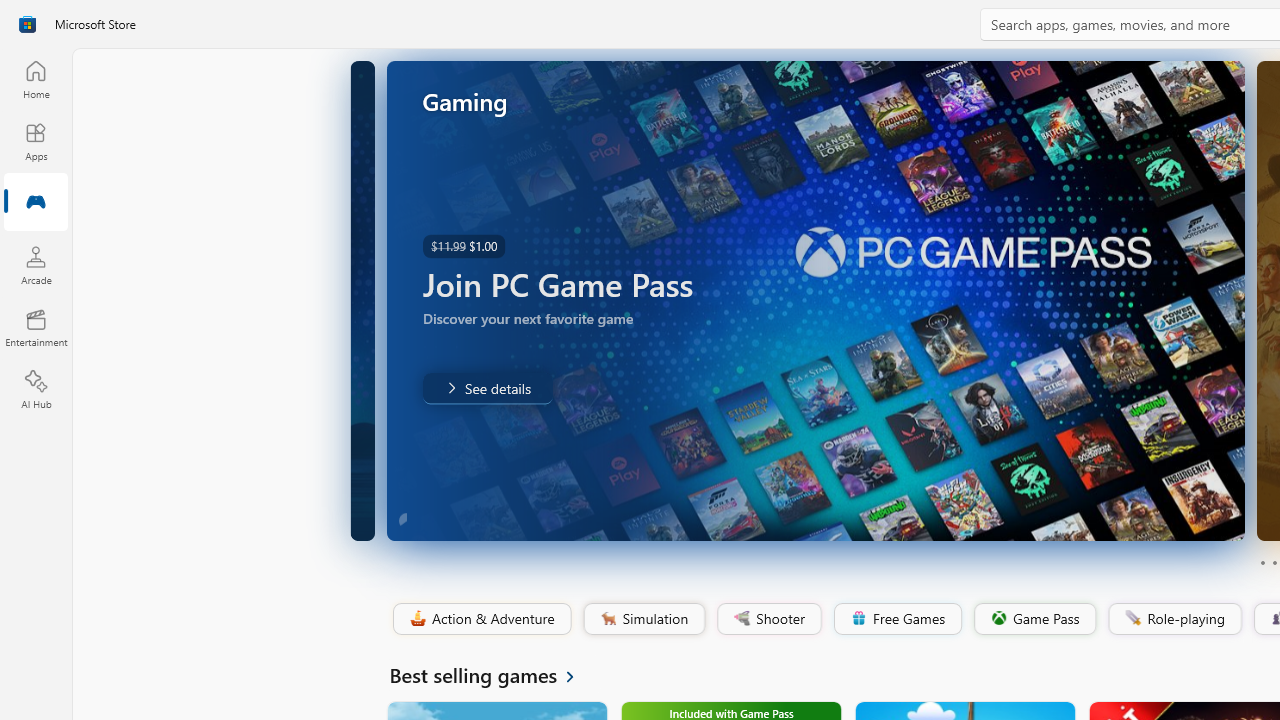  I want to click on 'Page 1', so click(1261, 563).